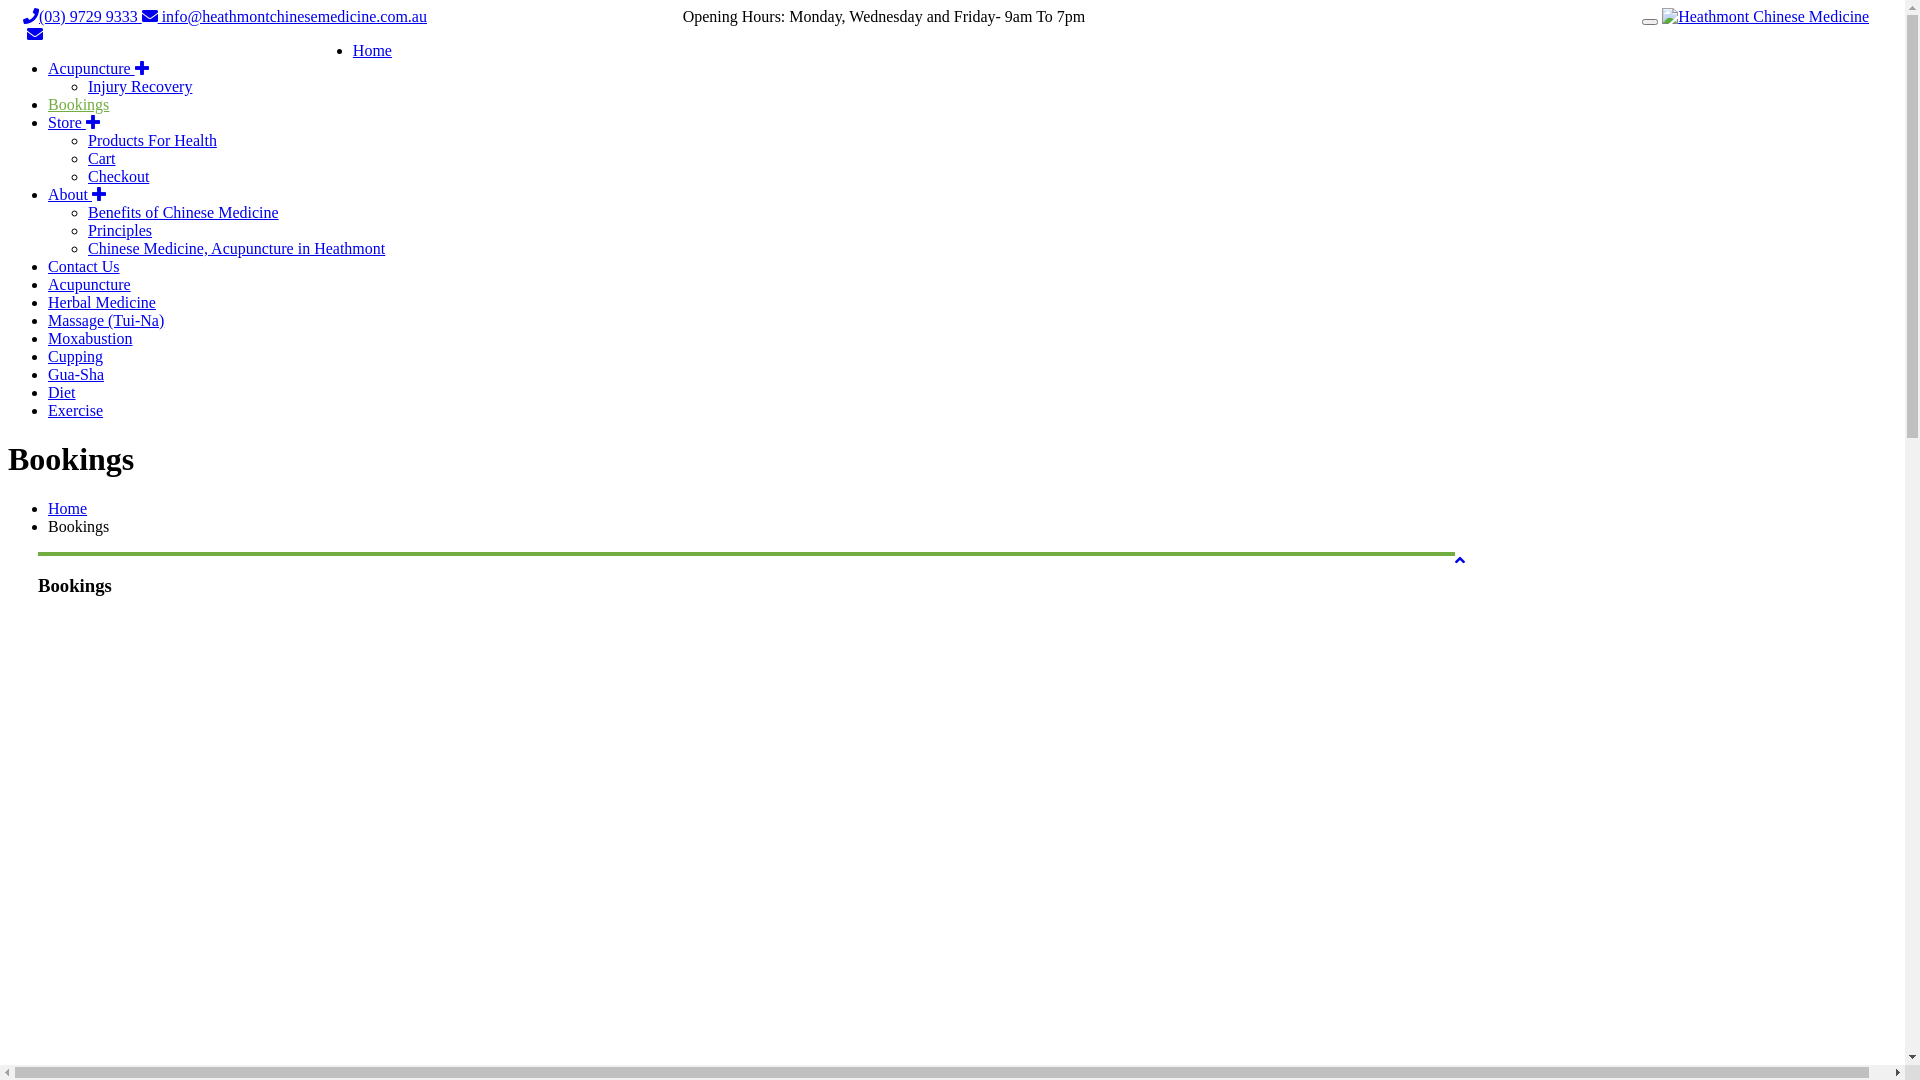 The width and height of the screenshot is (1920, 1080). What do you see at coordinates (76, 194) in the screenshot?
I see `'About'` at bounding box center [76, 194].